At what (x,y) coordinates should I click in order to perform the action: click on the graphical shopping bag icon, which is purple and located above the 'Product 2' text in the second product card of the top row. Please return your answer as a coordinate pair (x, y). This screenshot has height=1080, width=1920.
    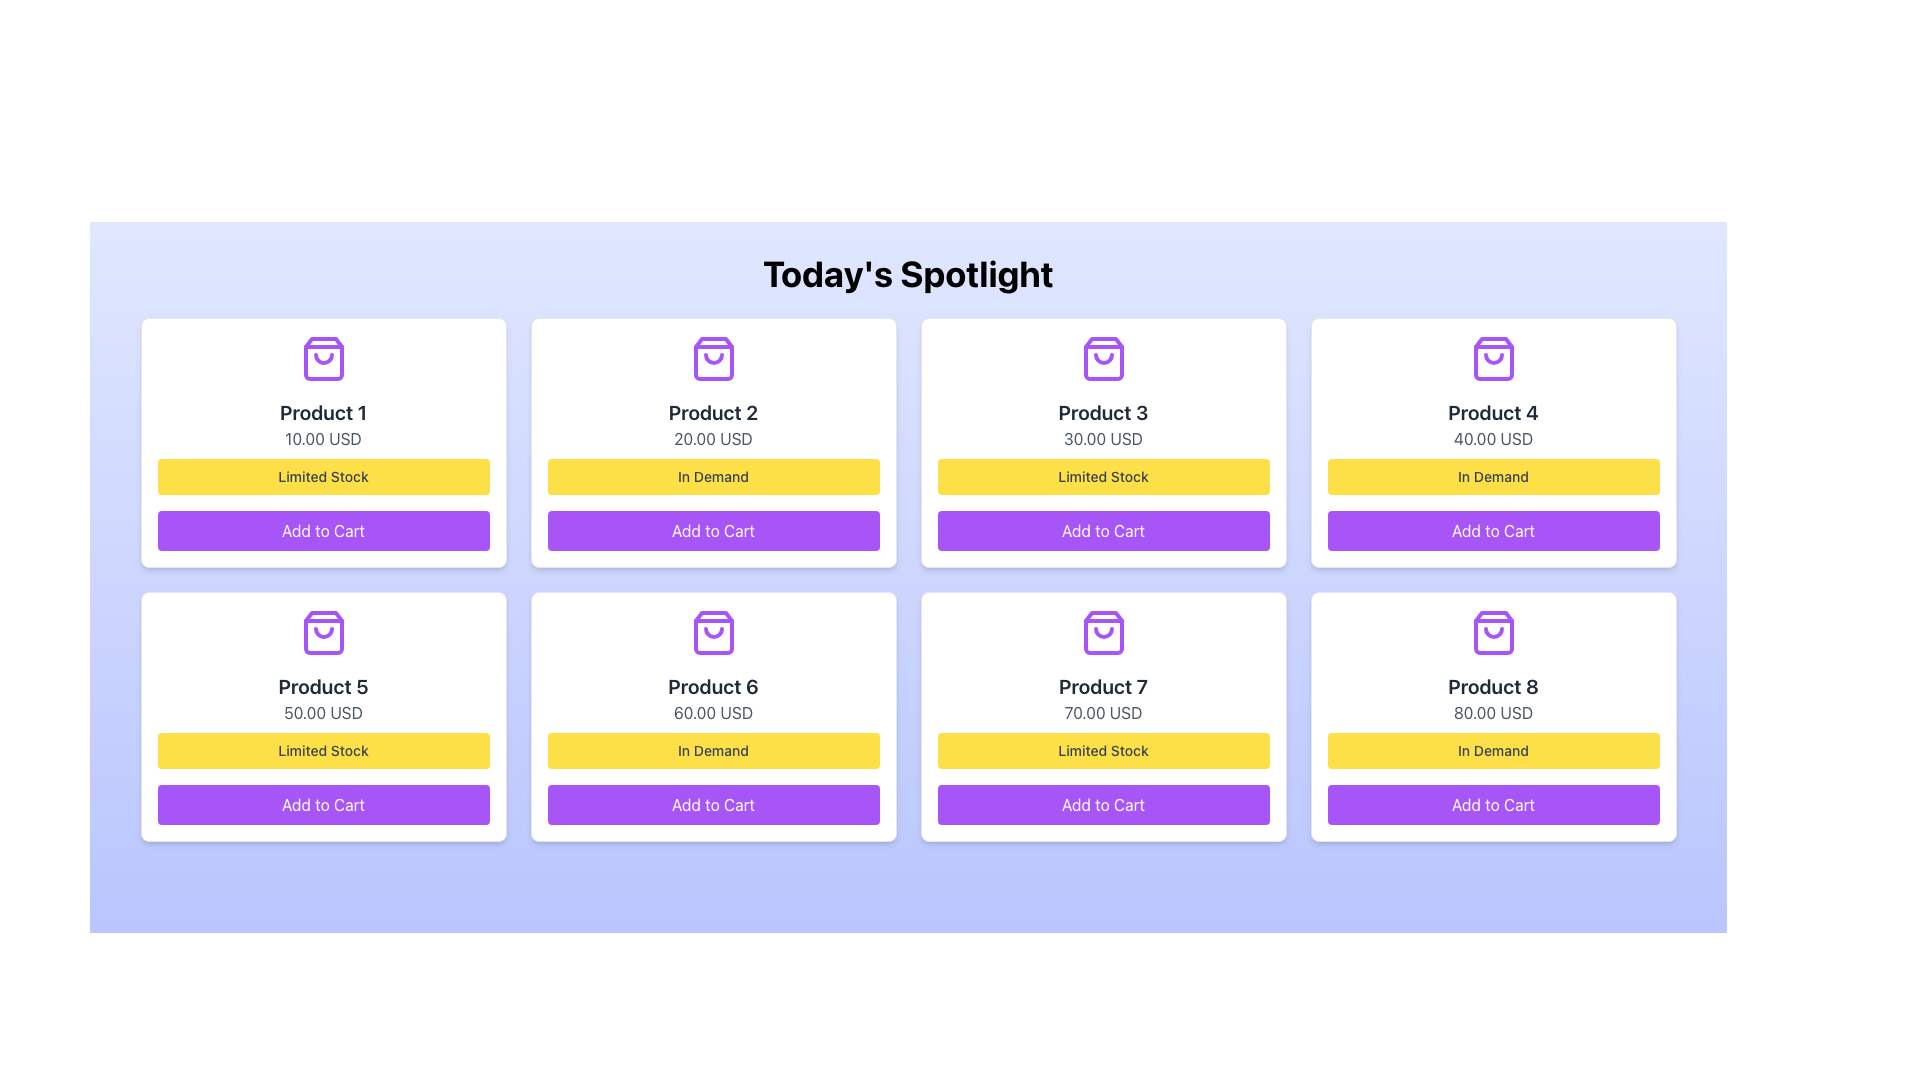
    Looking at the image, I should click on (713, 357).